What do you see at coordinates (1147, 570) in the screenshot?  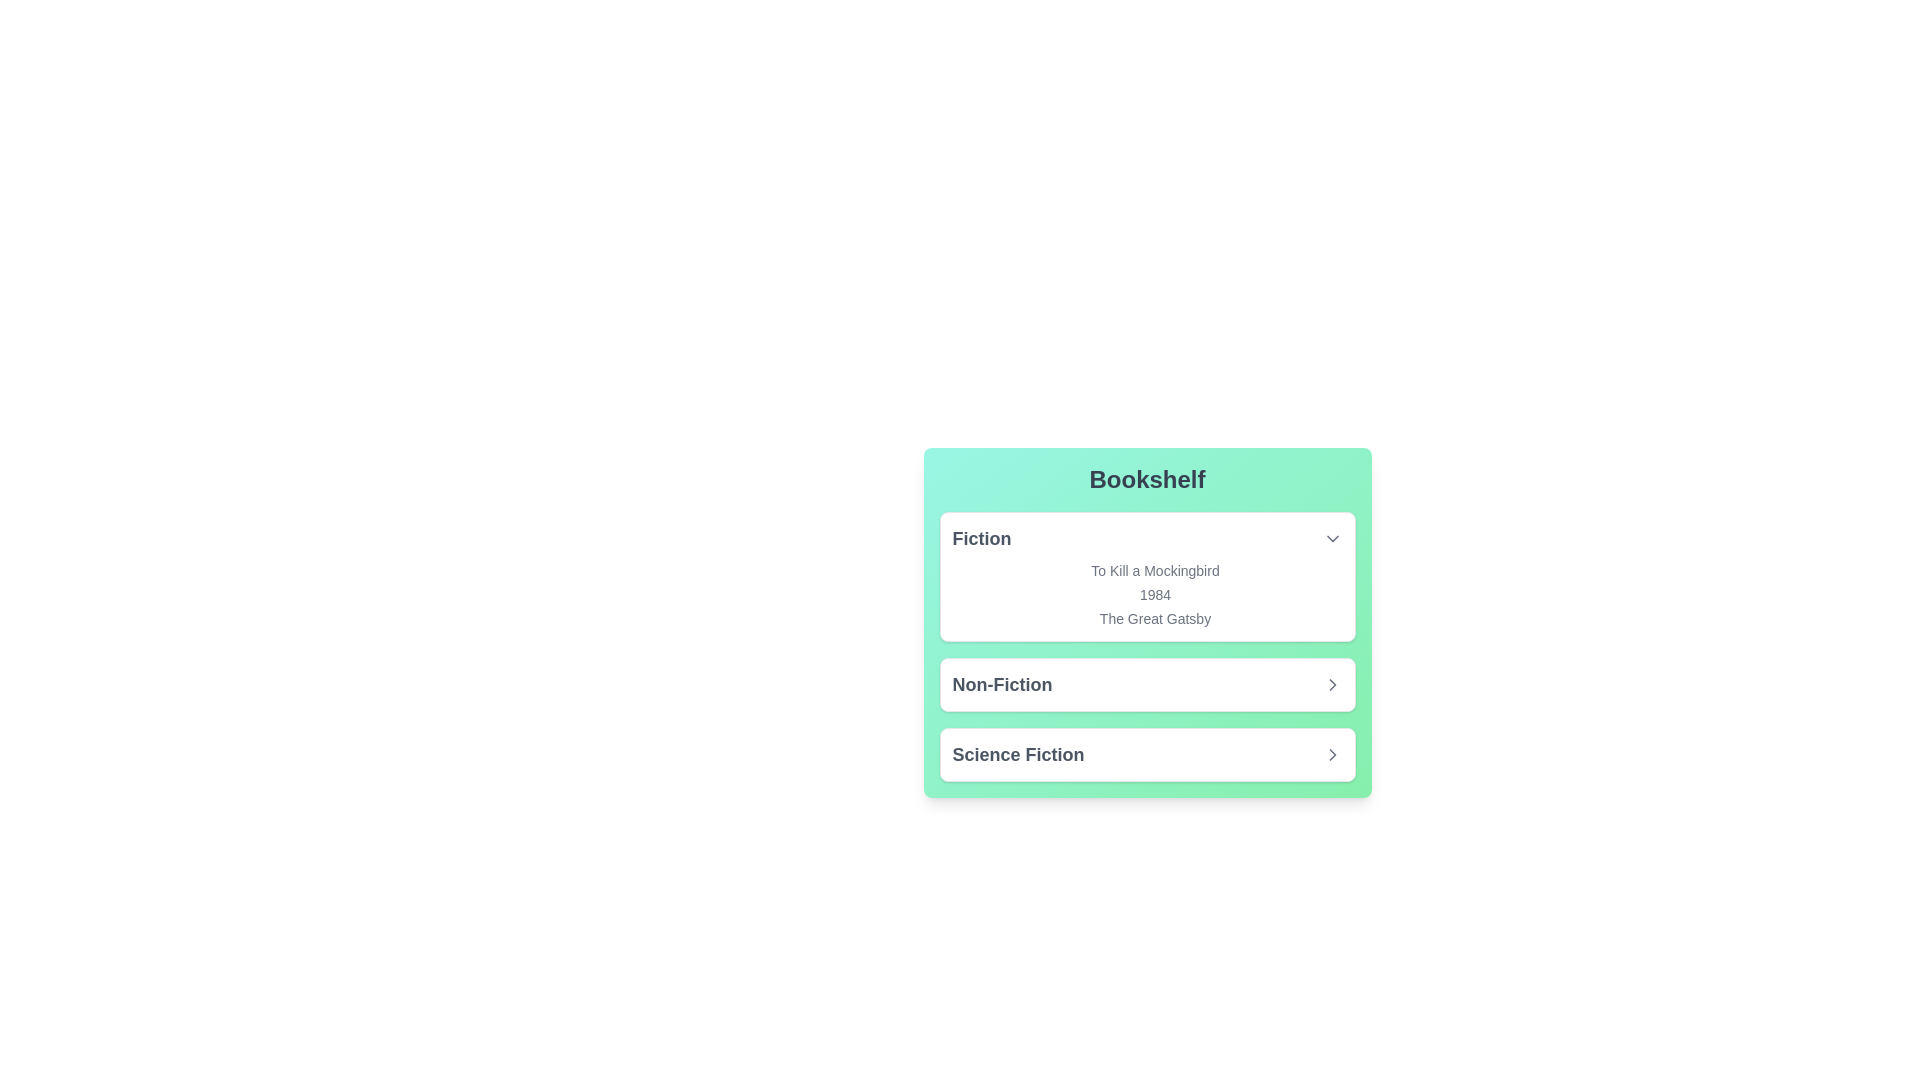 I see `the book title To Kill a Mockingbird` at bounding box center [1147, 570].